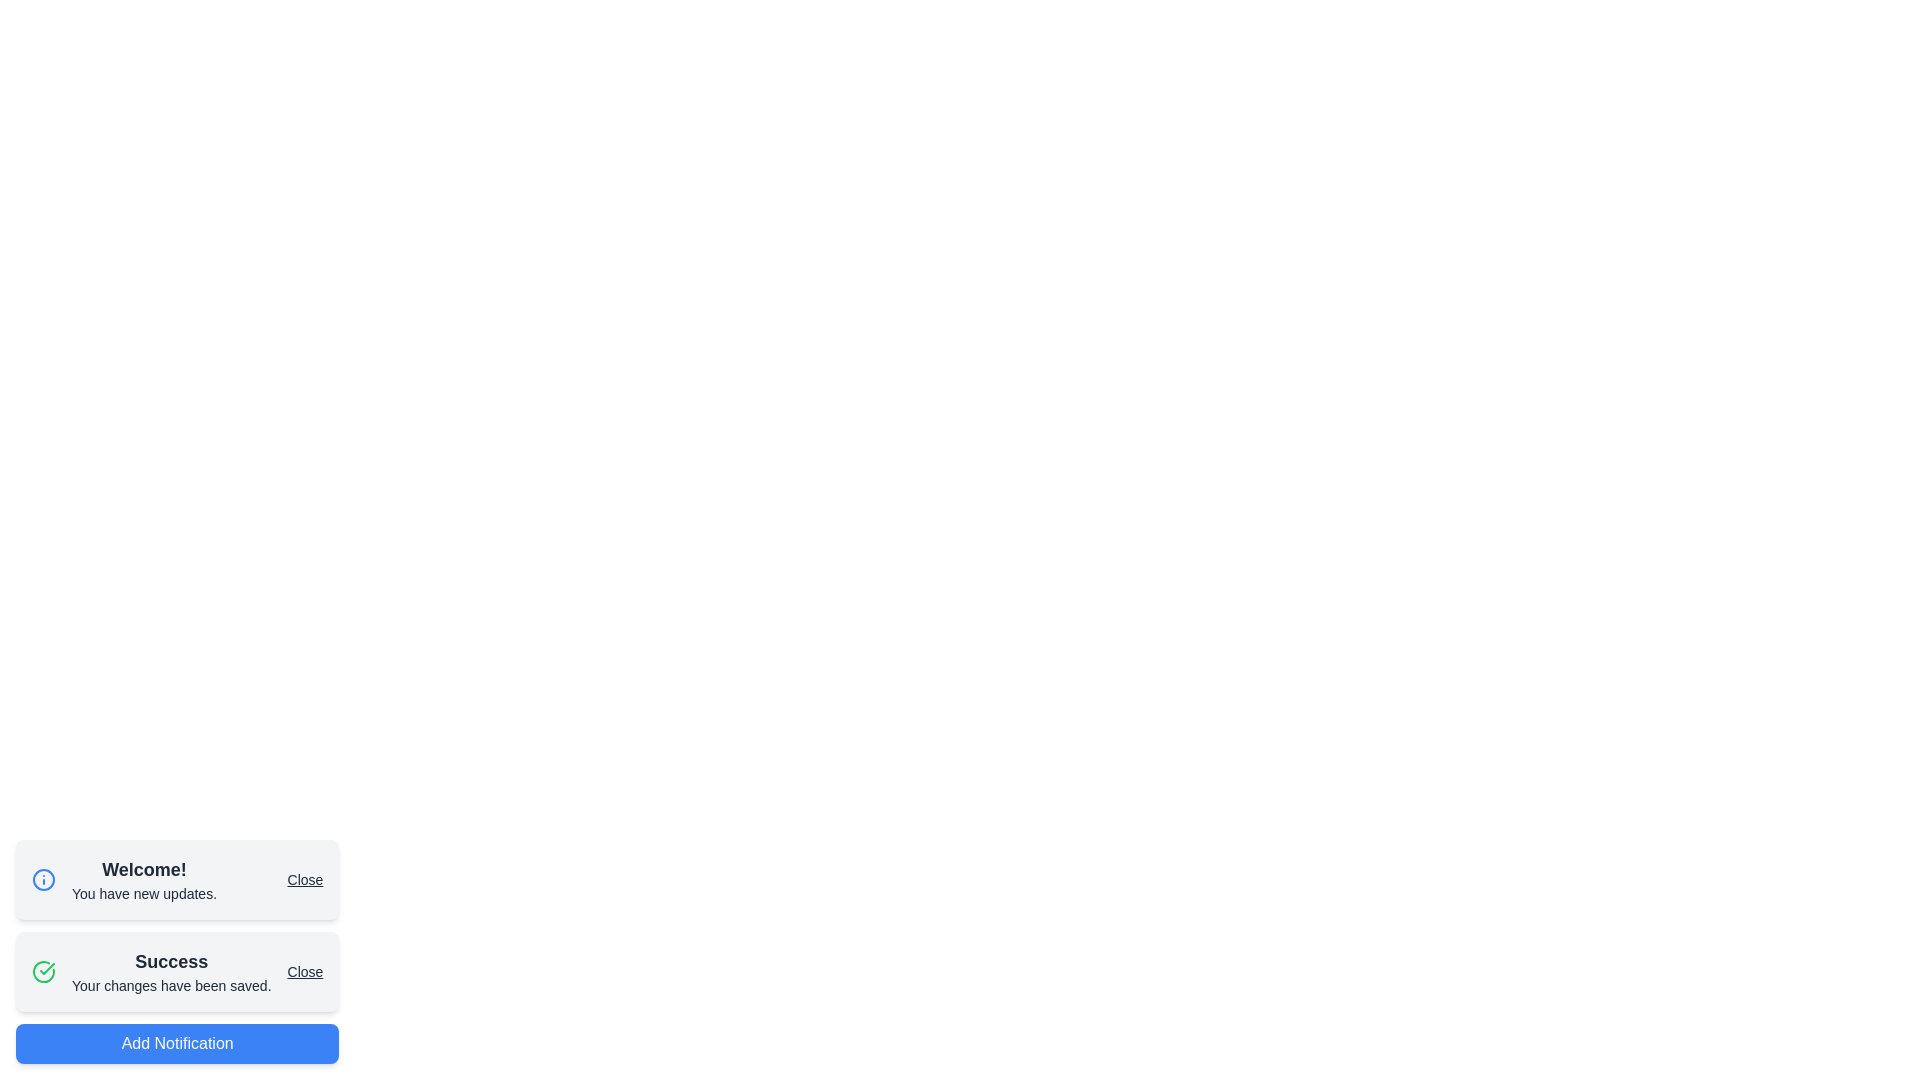  What do you see at coordinates (43, 878) in the screenshot?
I see `the central circle of the 'info' icon, which visually enhances the notification message for 'Welcome!'` at bounding box center [43, 878].